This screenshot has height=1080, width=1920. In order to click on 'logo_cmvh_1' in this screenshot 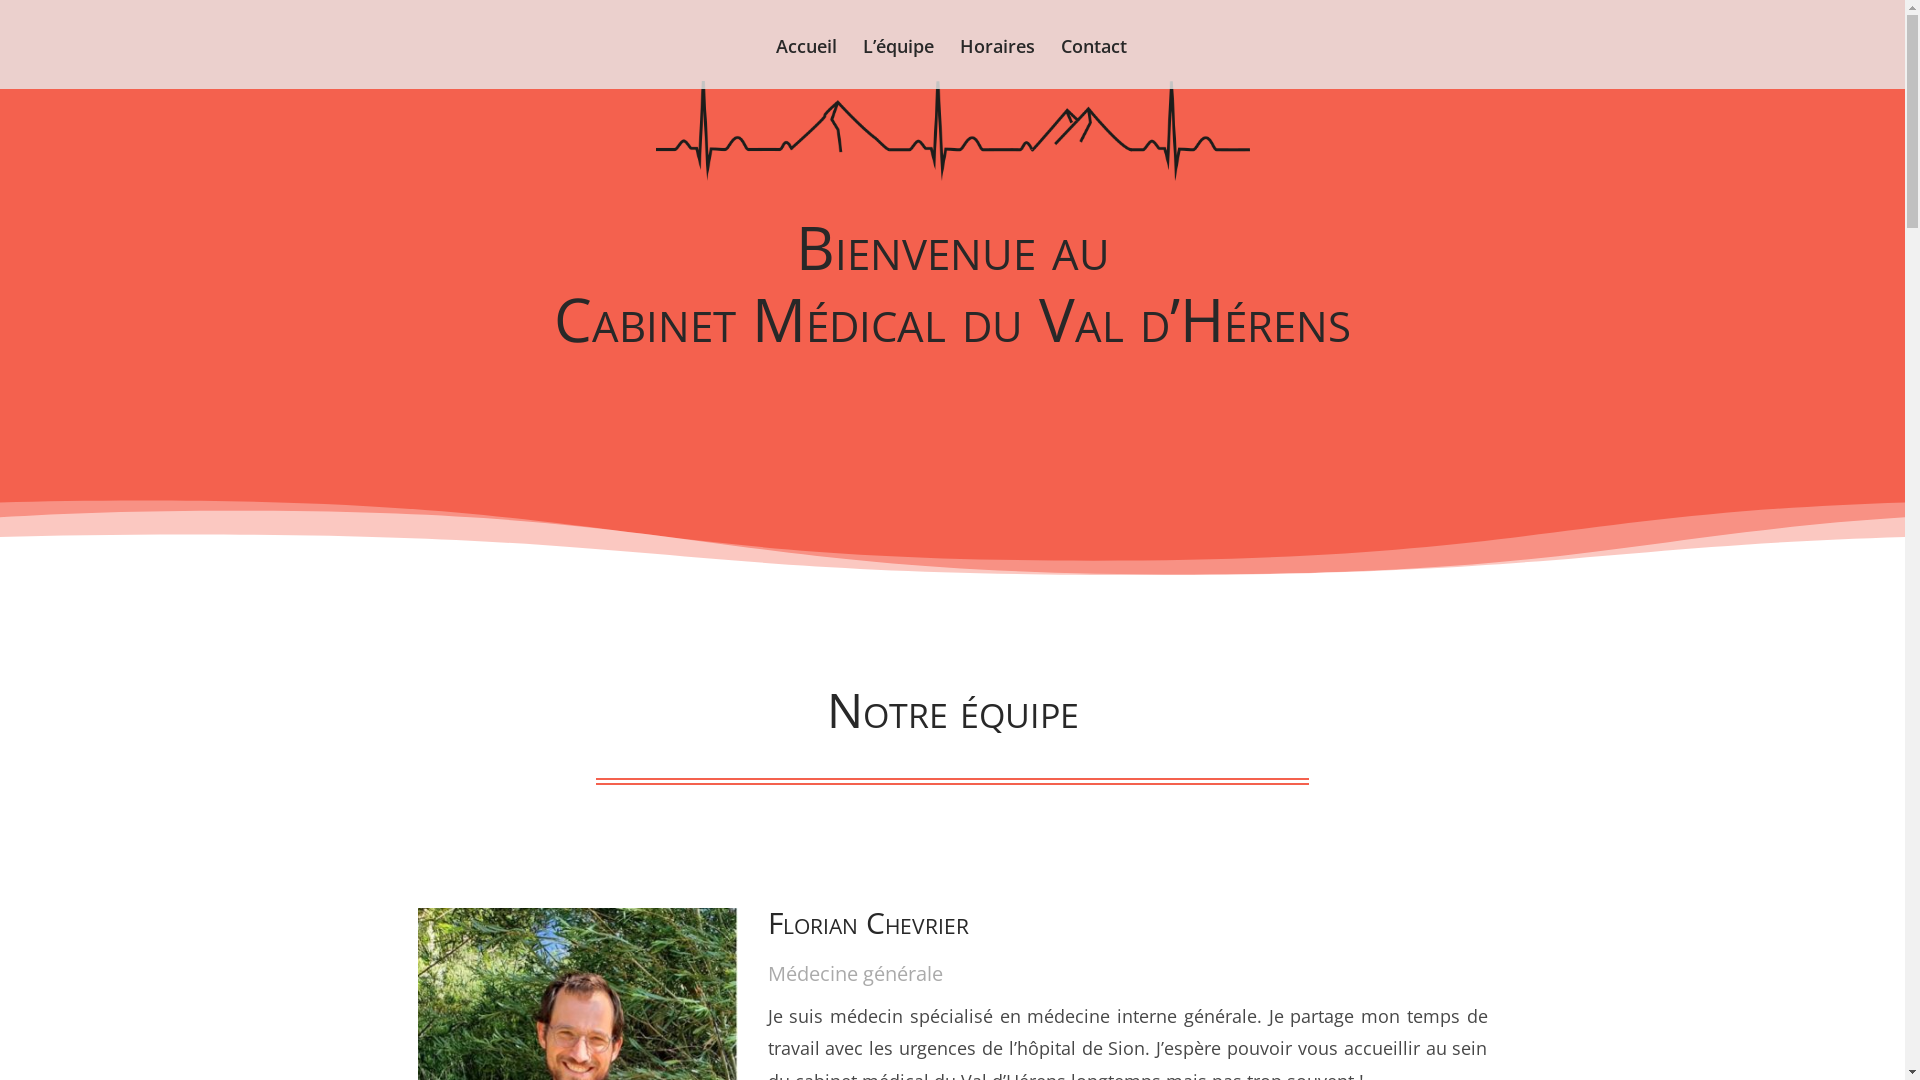, I will do `click(952, 131)`.